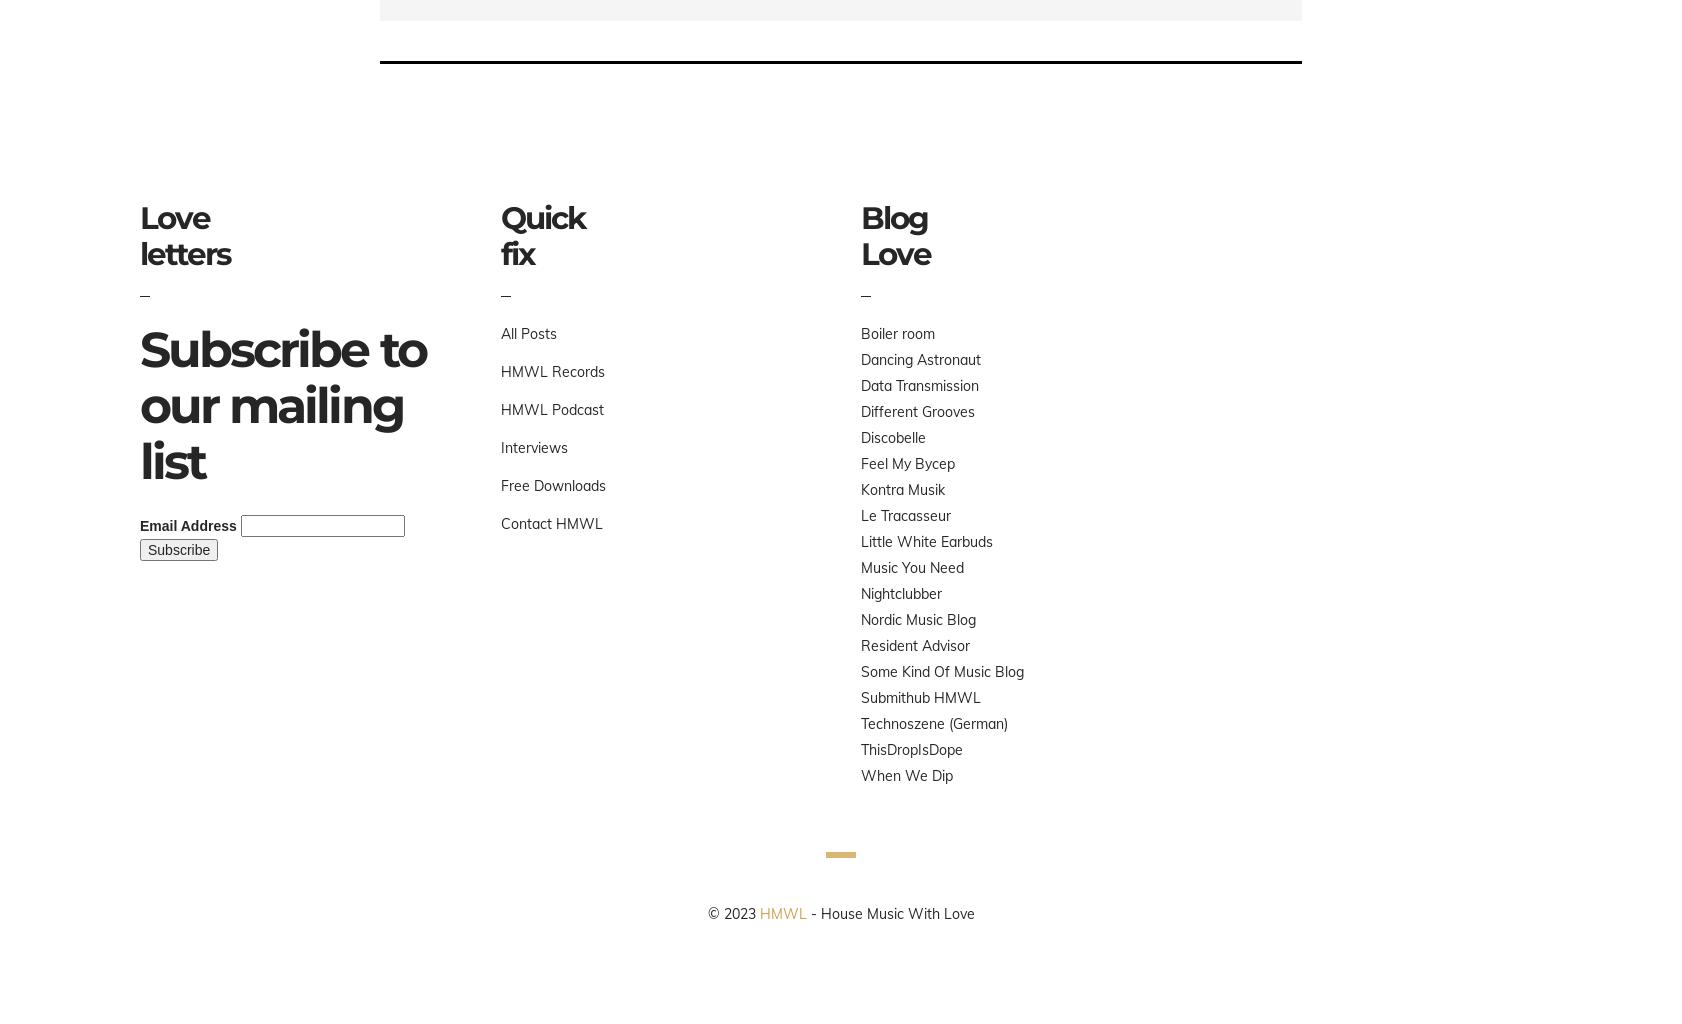 This screenshot has width=1682, height=1024. I want to click on 'Free Downloads', so click(552, 484).